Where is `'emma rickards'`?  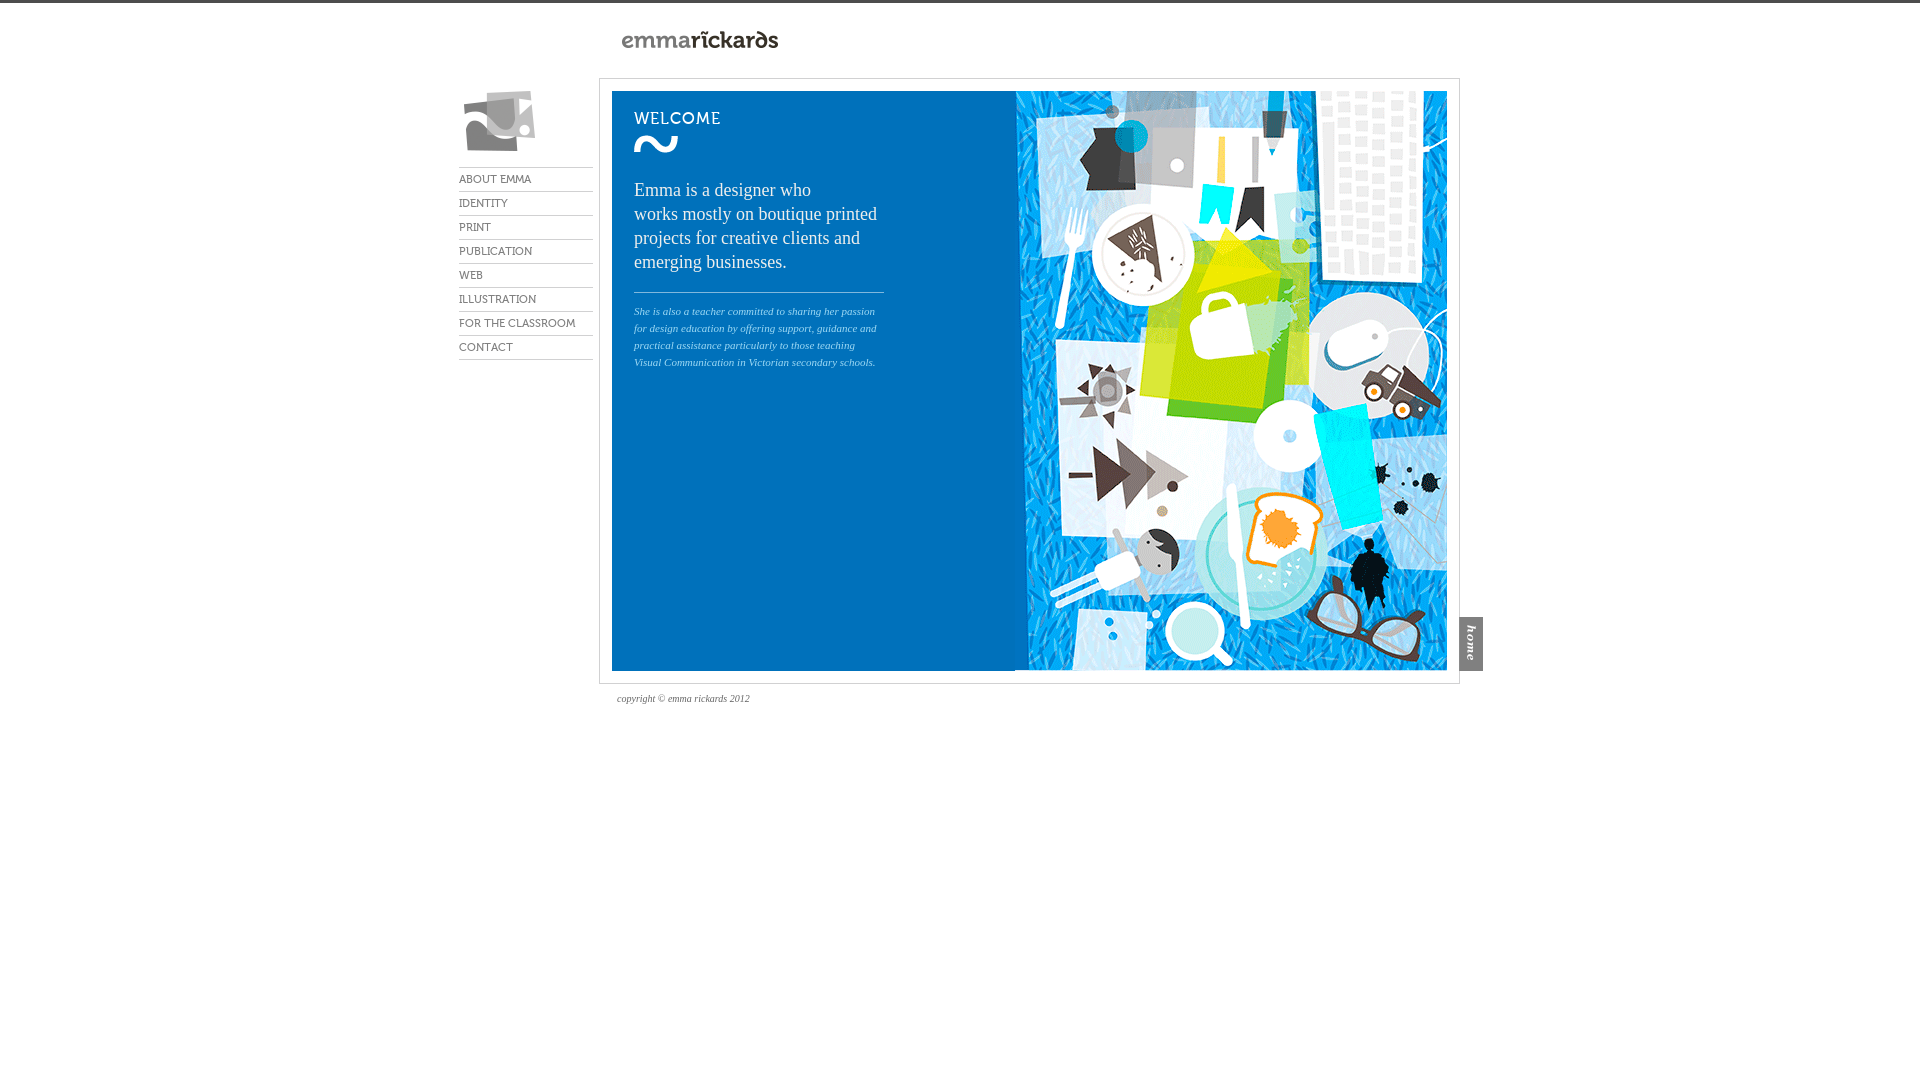 'emma rickards' is located at coordinates (526, 120).